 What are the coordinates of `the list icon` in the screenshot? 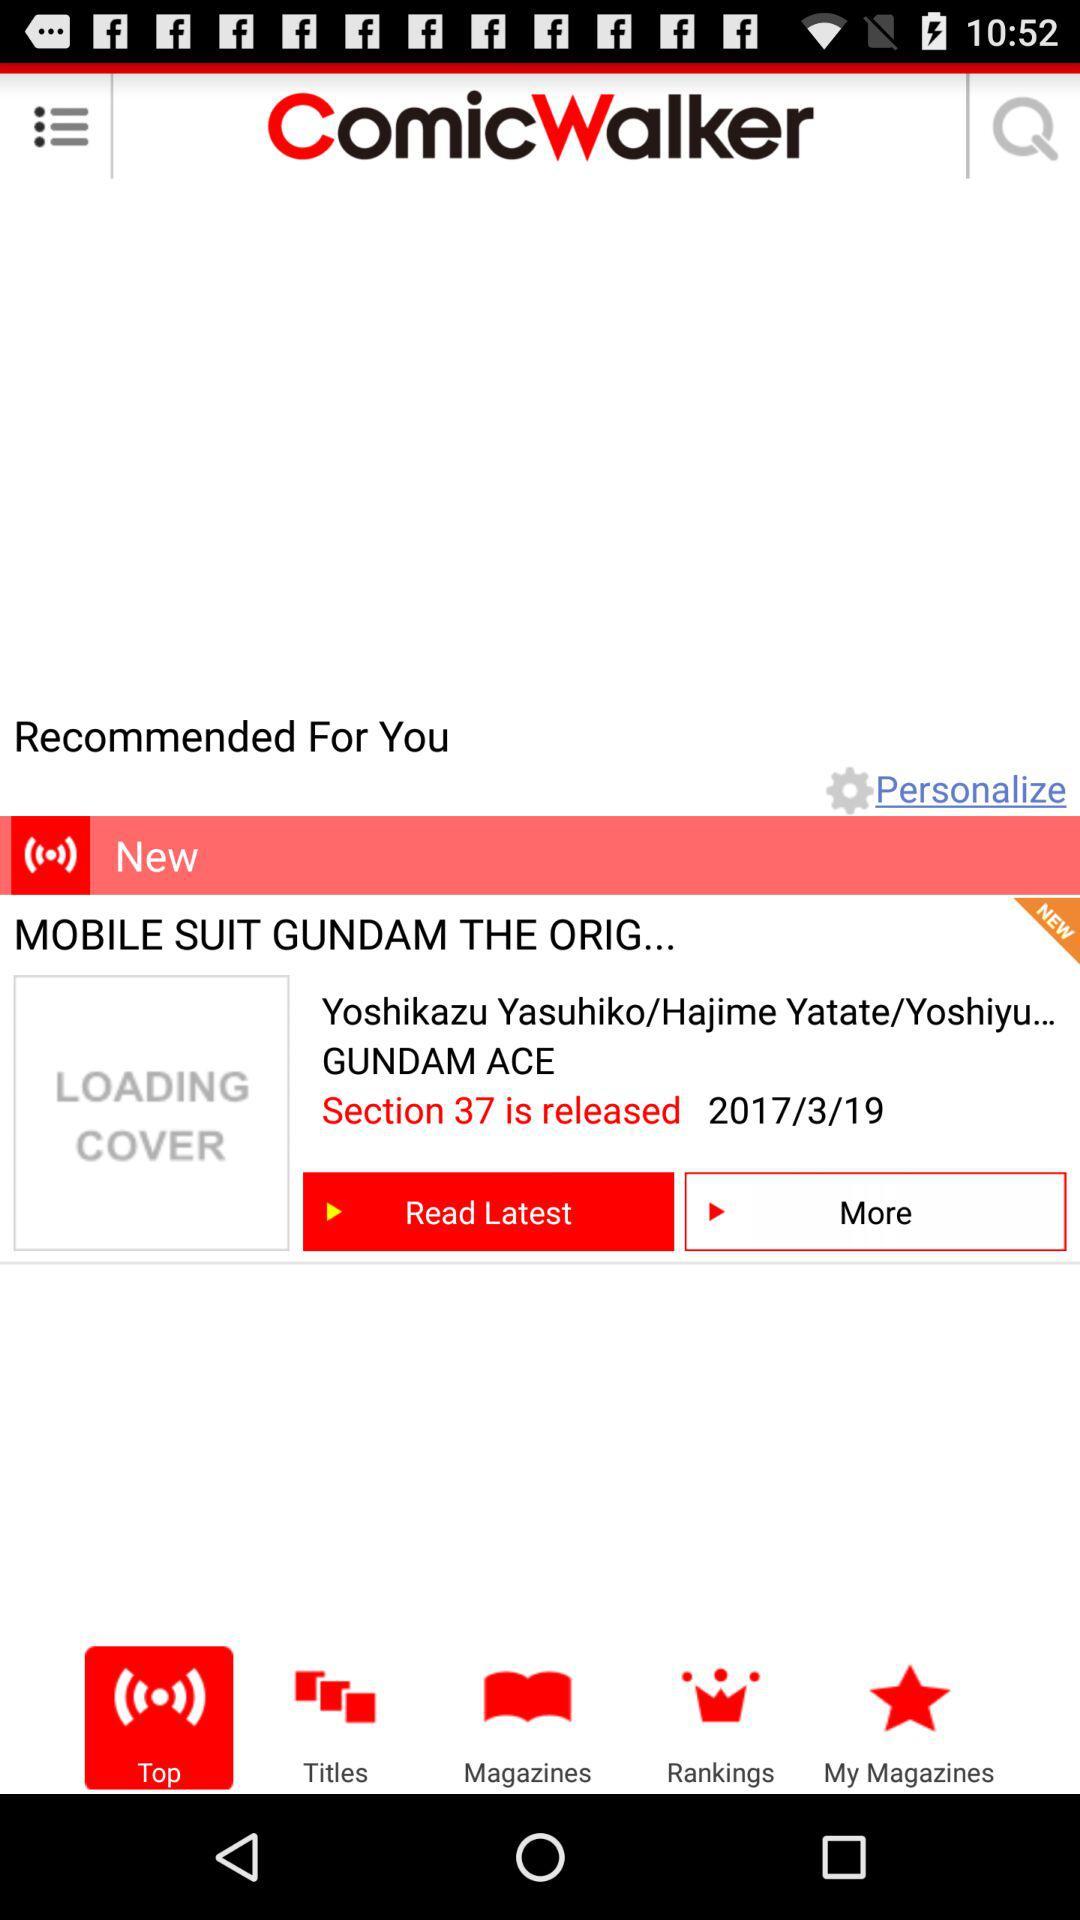 It's located at (60, 133).